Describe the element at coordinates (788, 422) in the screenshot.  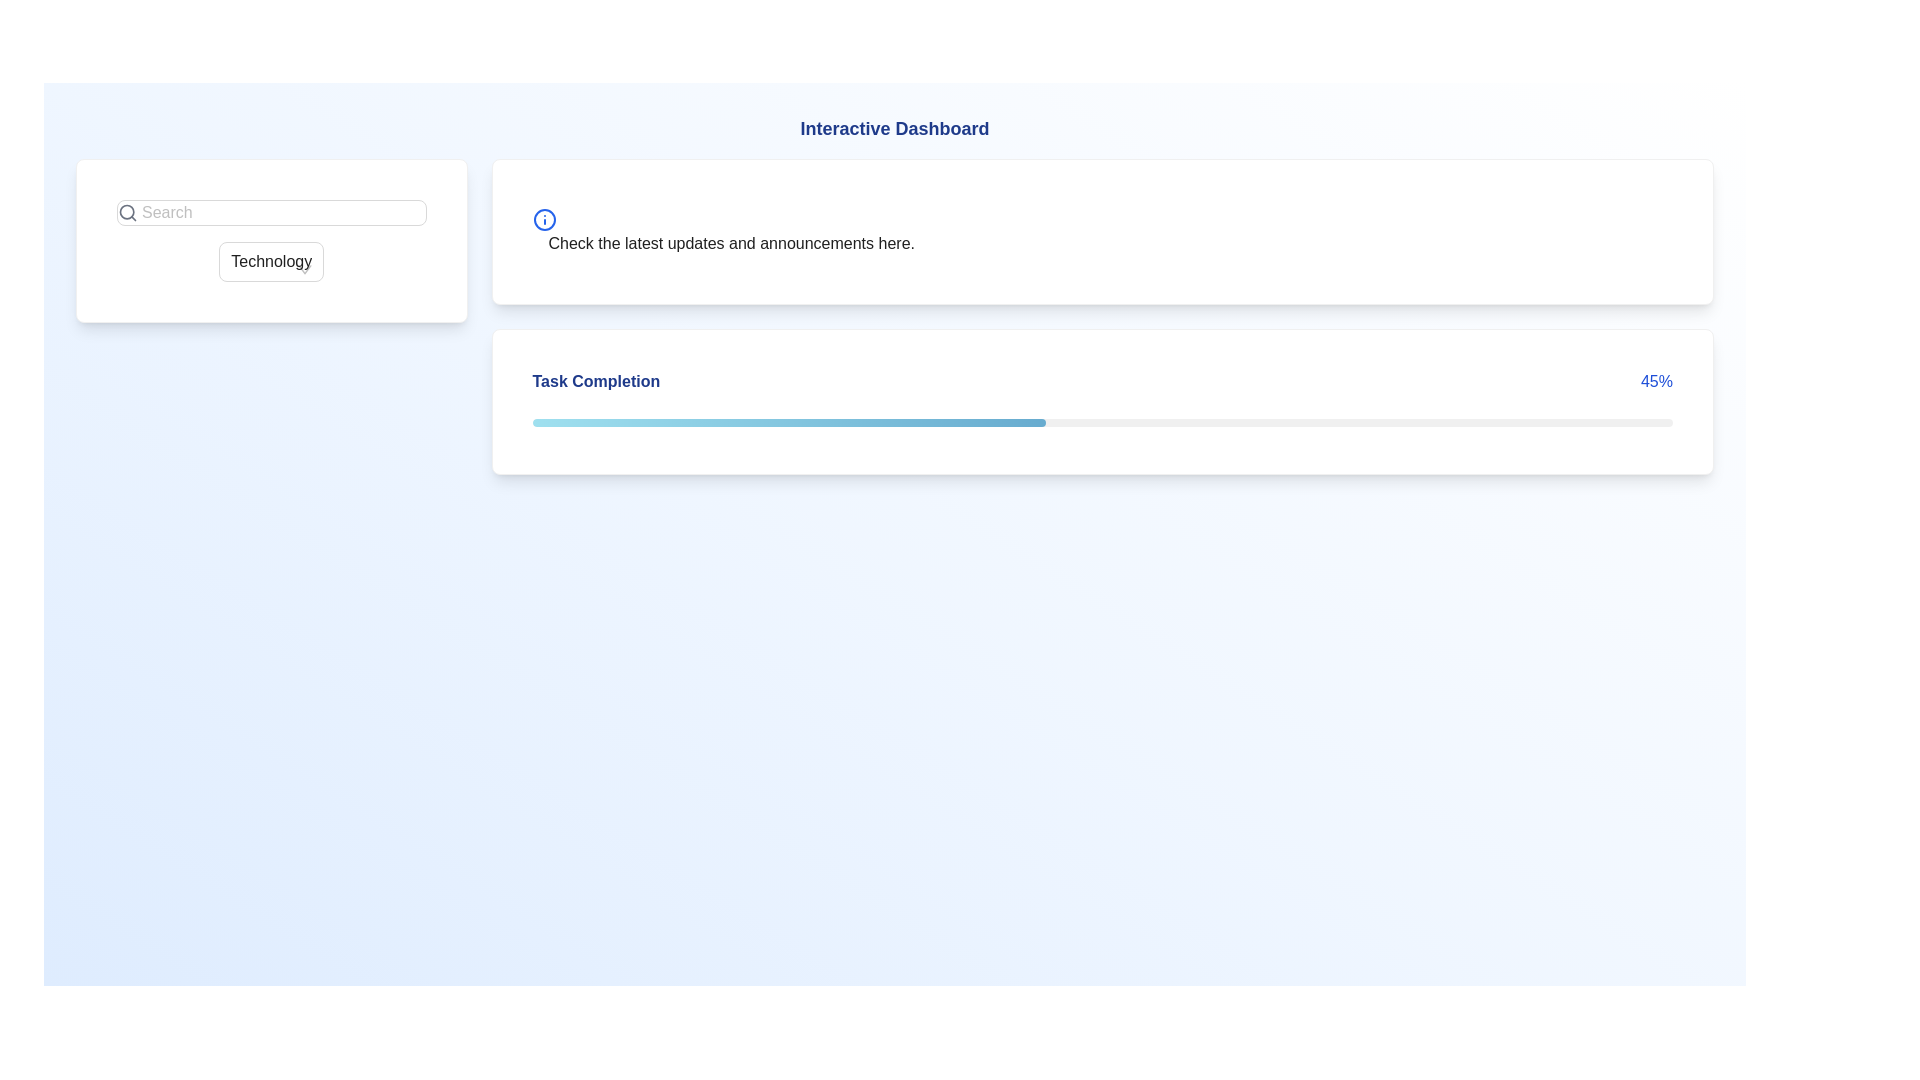
I see `the horizontal progress bar styled with a linear gradient from light blue to dark blue, located below the 'Task Completion' label` at that location.